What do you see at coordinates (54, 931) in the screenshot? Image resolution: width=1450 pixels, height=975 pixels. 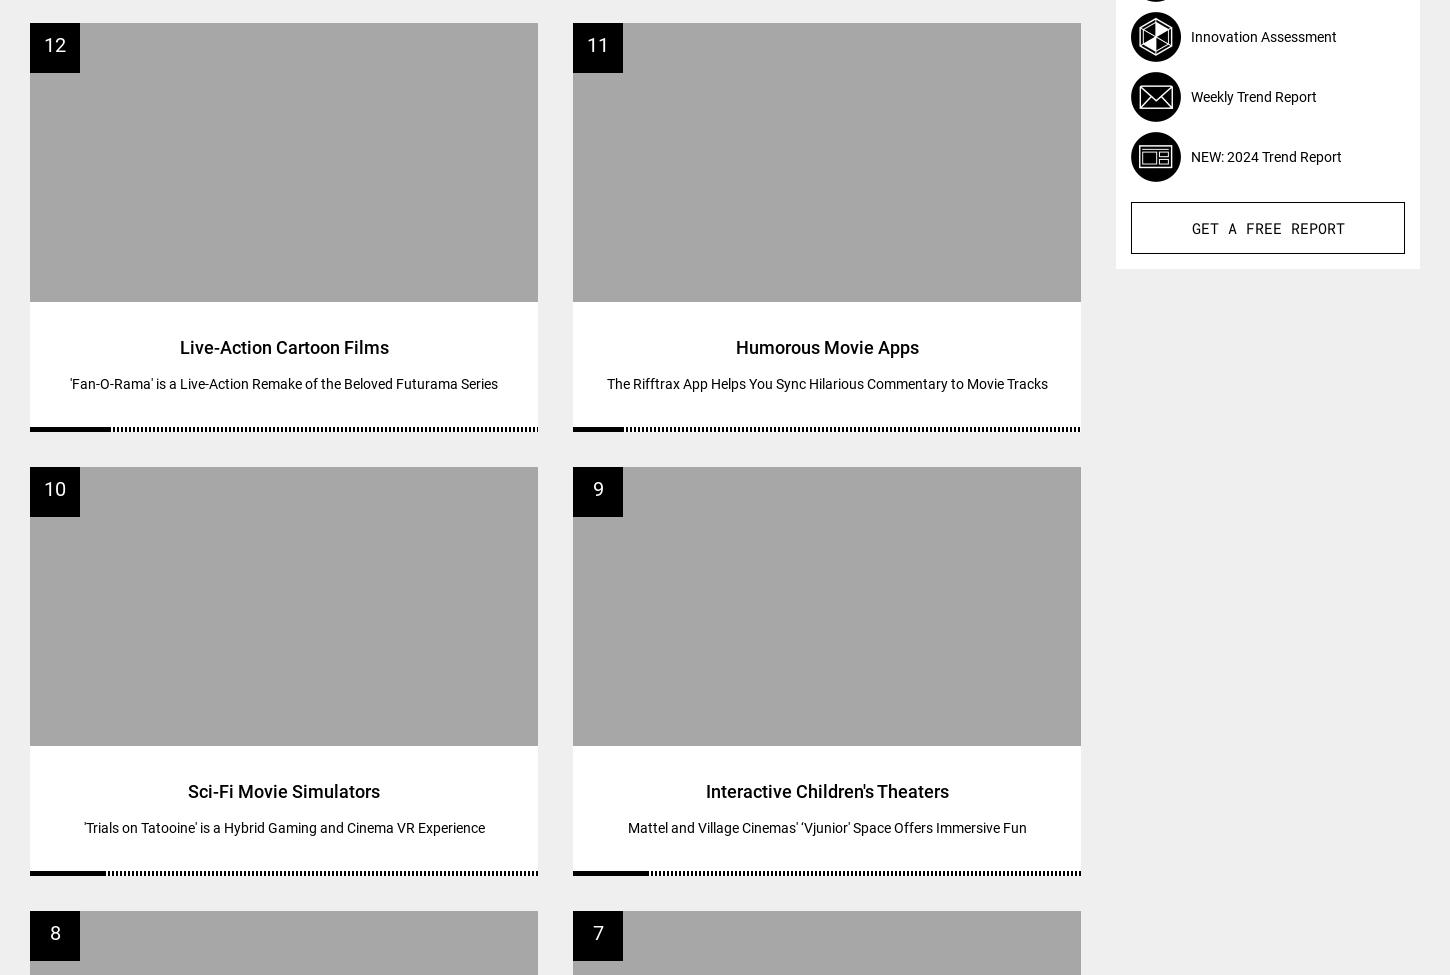 I see `'8'` at bounding box center [54, 931].